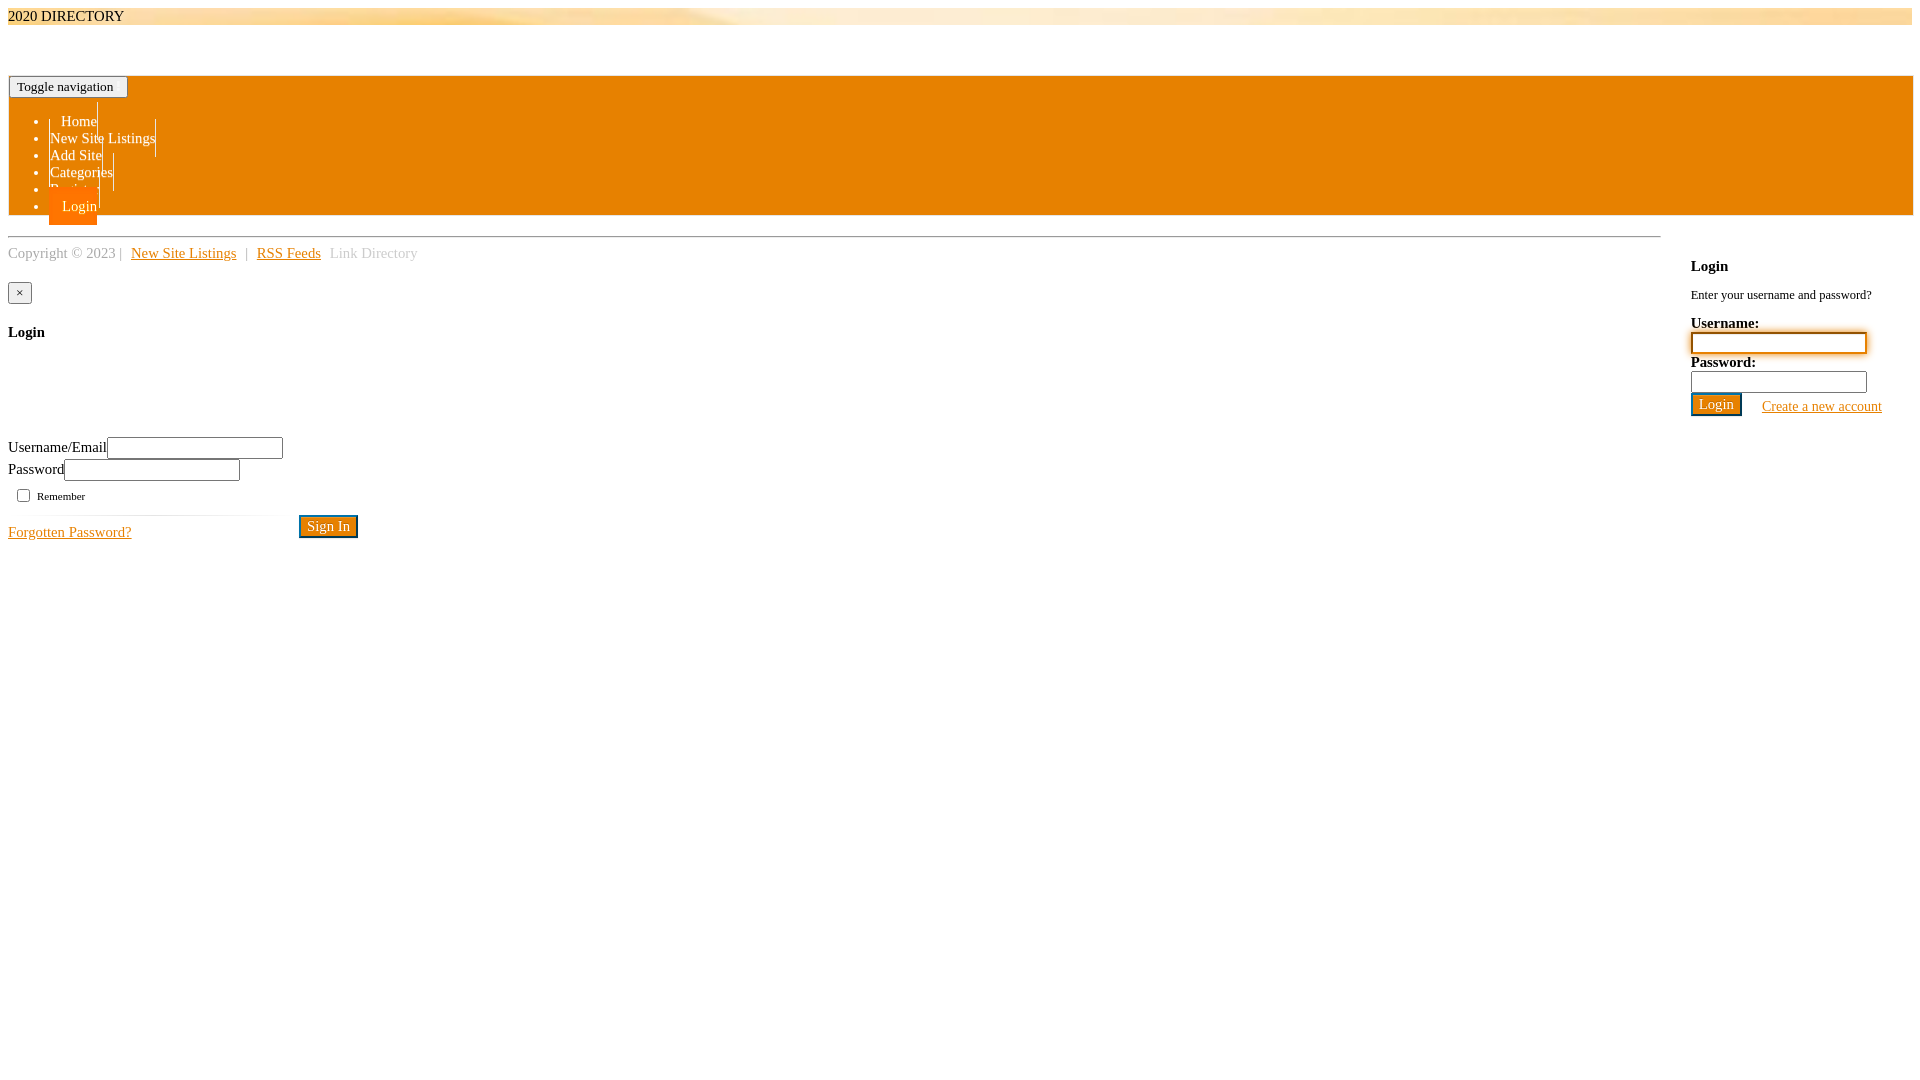 The image size is (1920, 1080). What do you see at coordinates (74, 189) in the screenshot?
I see `'Register'` at bounding box center [74, 189].